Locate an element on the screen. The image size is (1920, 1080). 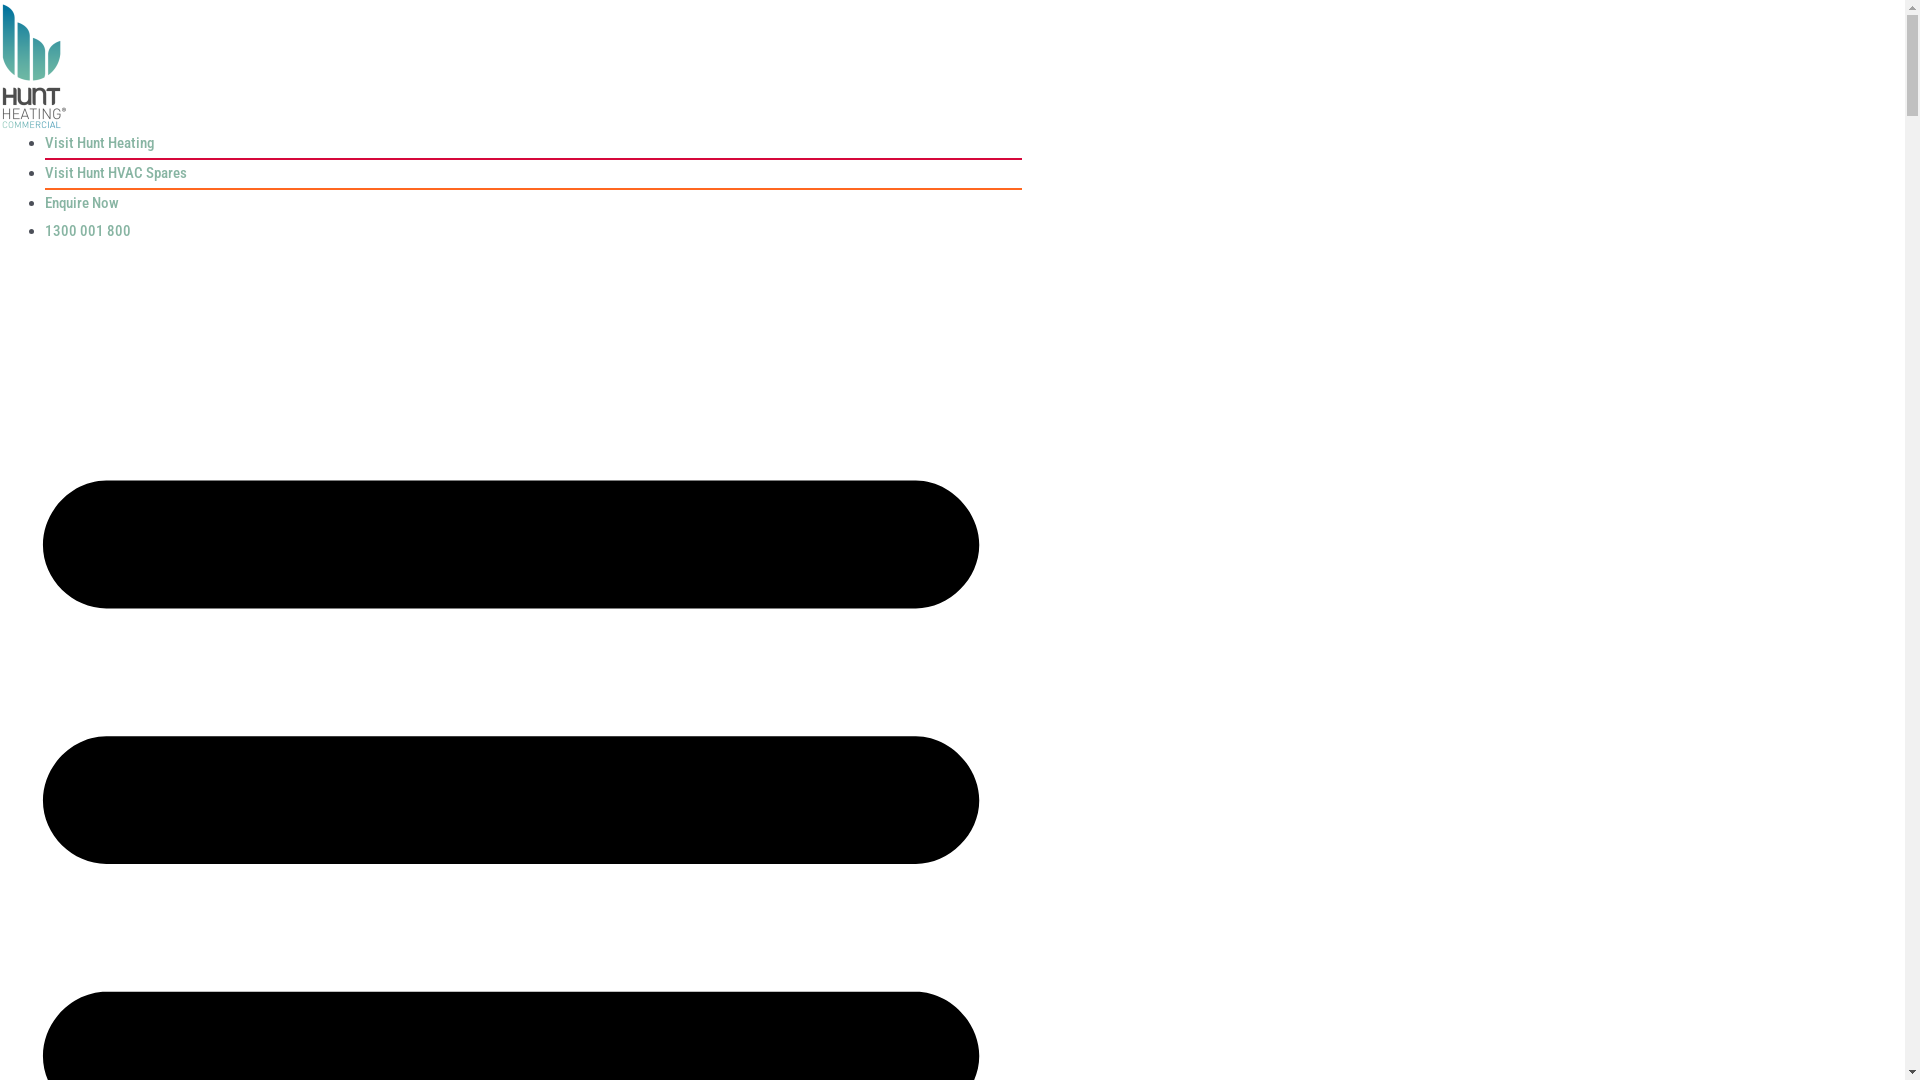
'Visit Hunt Heating' is located at coordinates (44, 141).